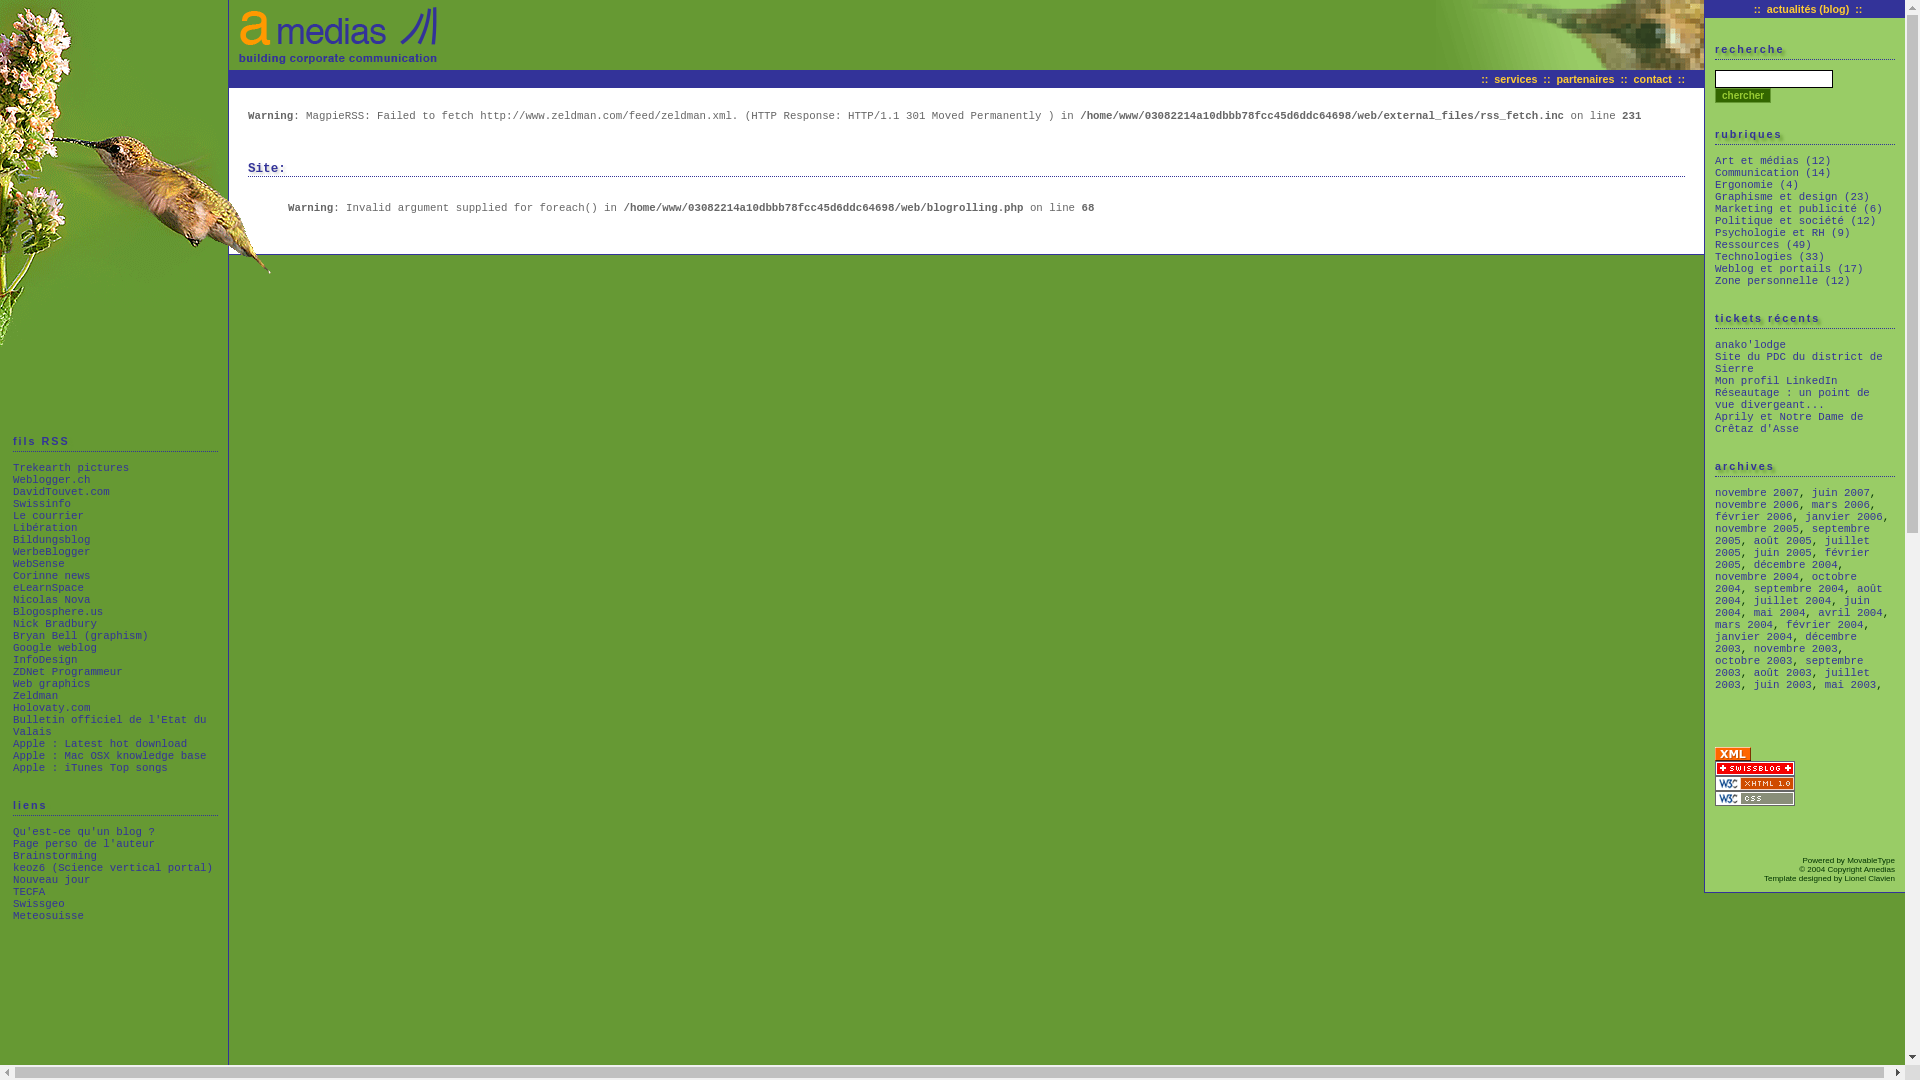 The height and width of the screenshot is (1080, 1920). Describe the element at coordinates (89, 766) in the screenshot. I see `'Apple : iTunes Top songs'` at that location.